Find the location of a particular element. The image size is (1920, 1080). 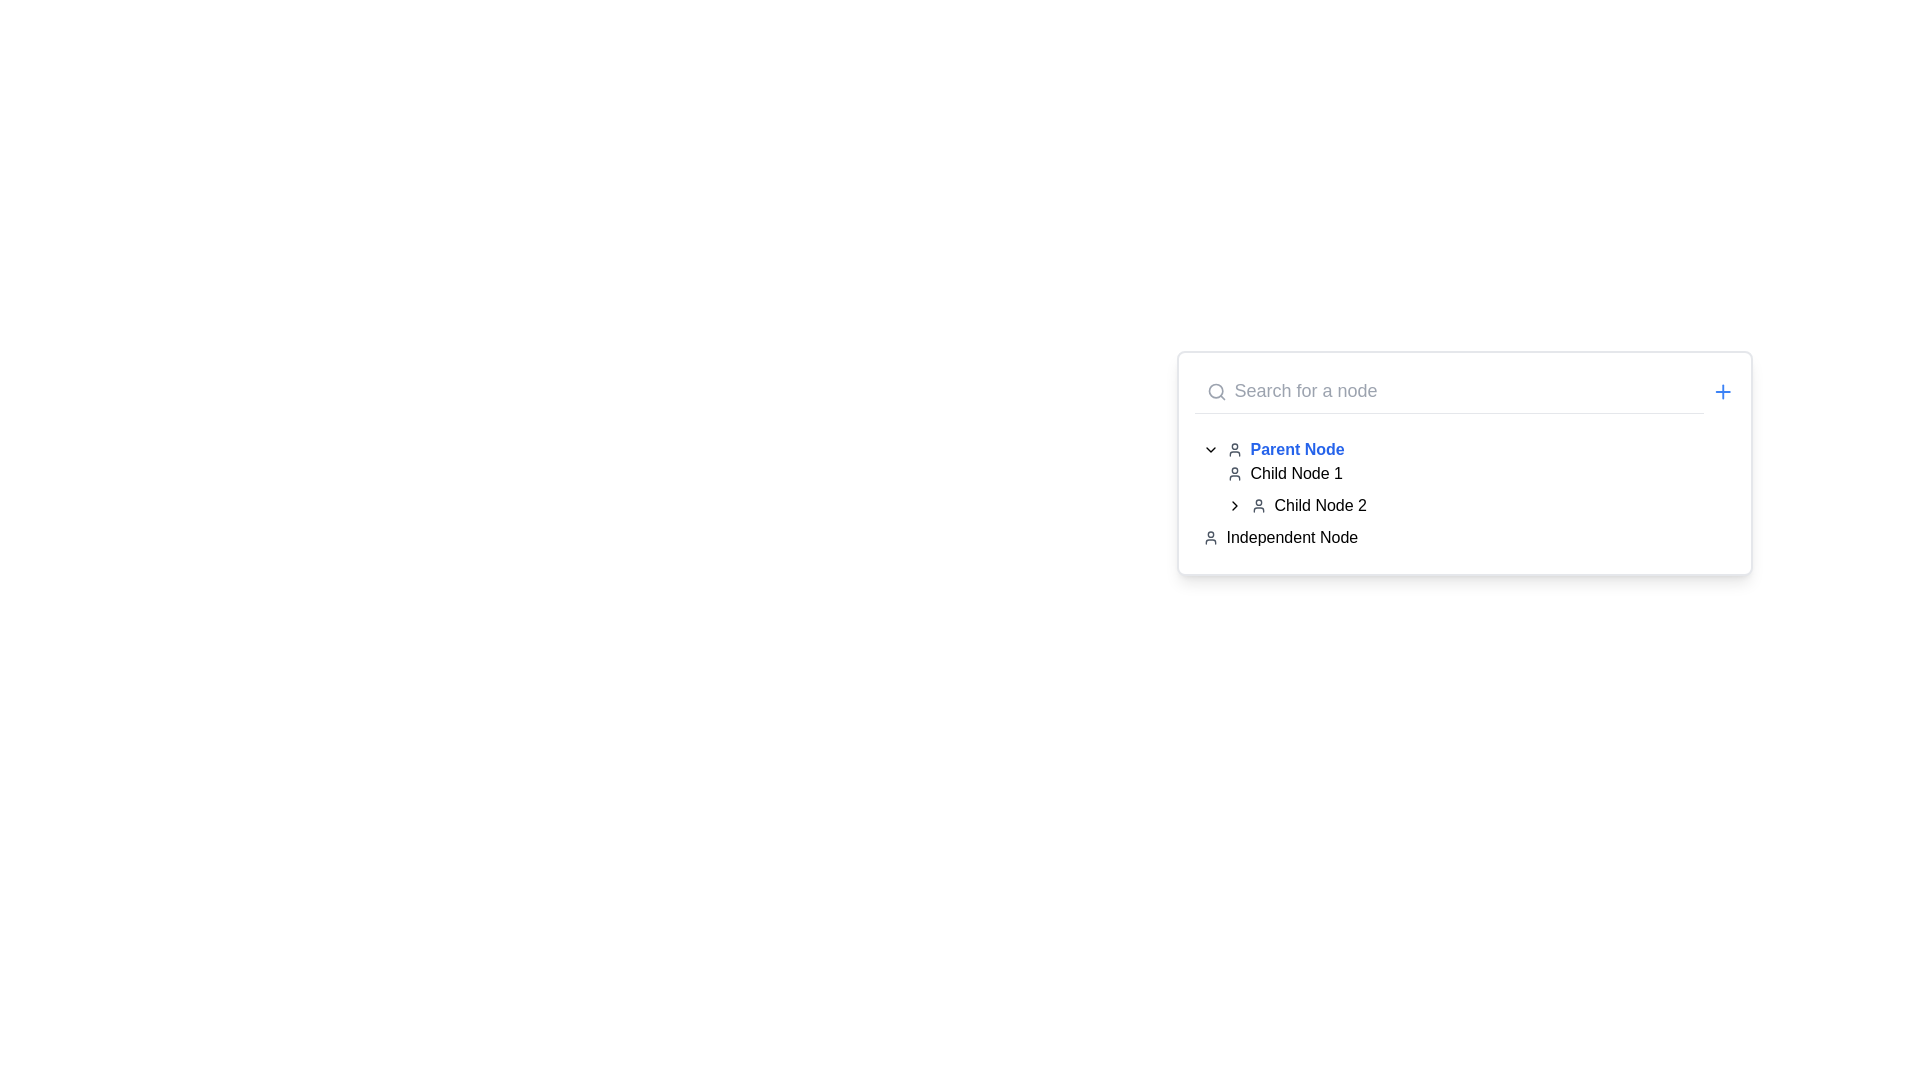

the text label that serves as the title of a clickable item in a navigation structure is located at coordinates (1297, 450).